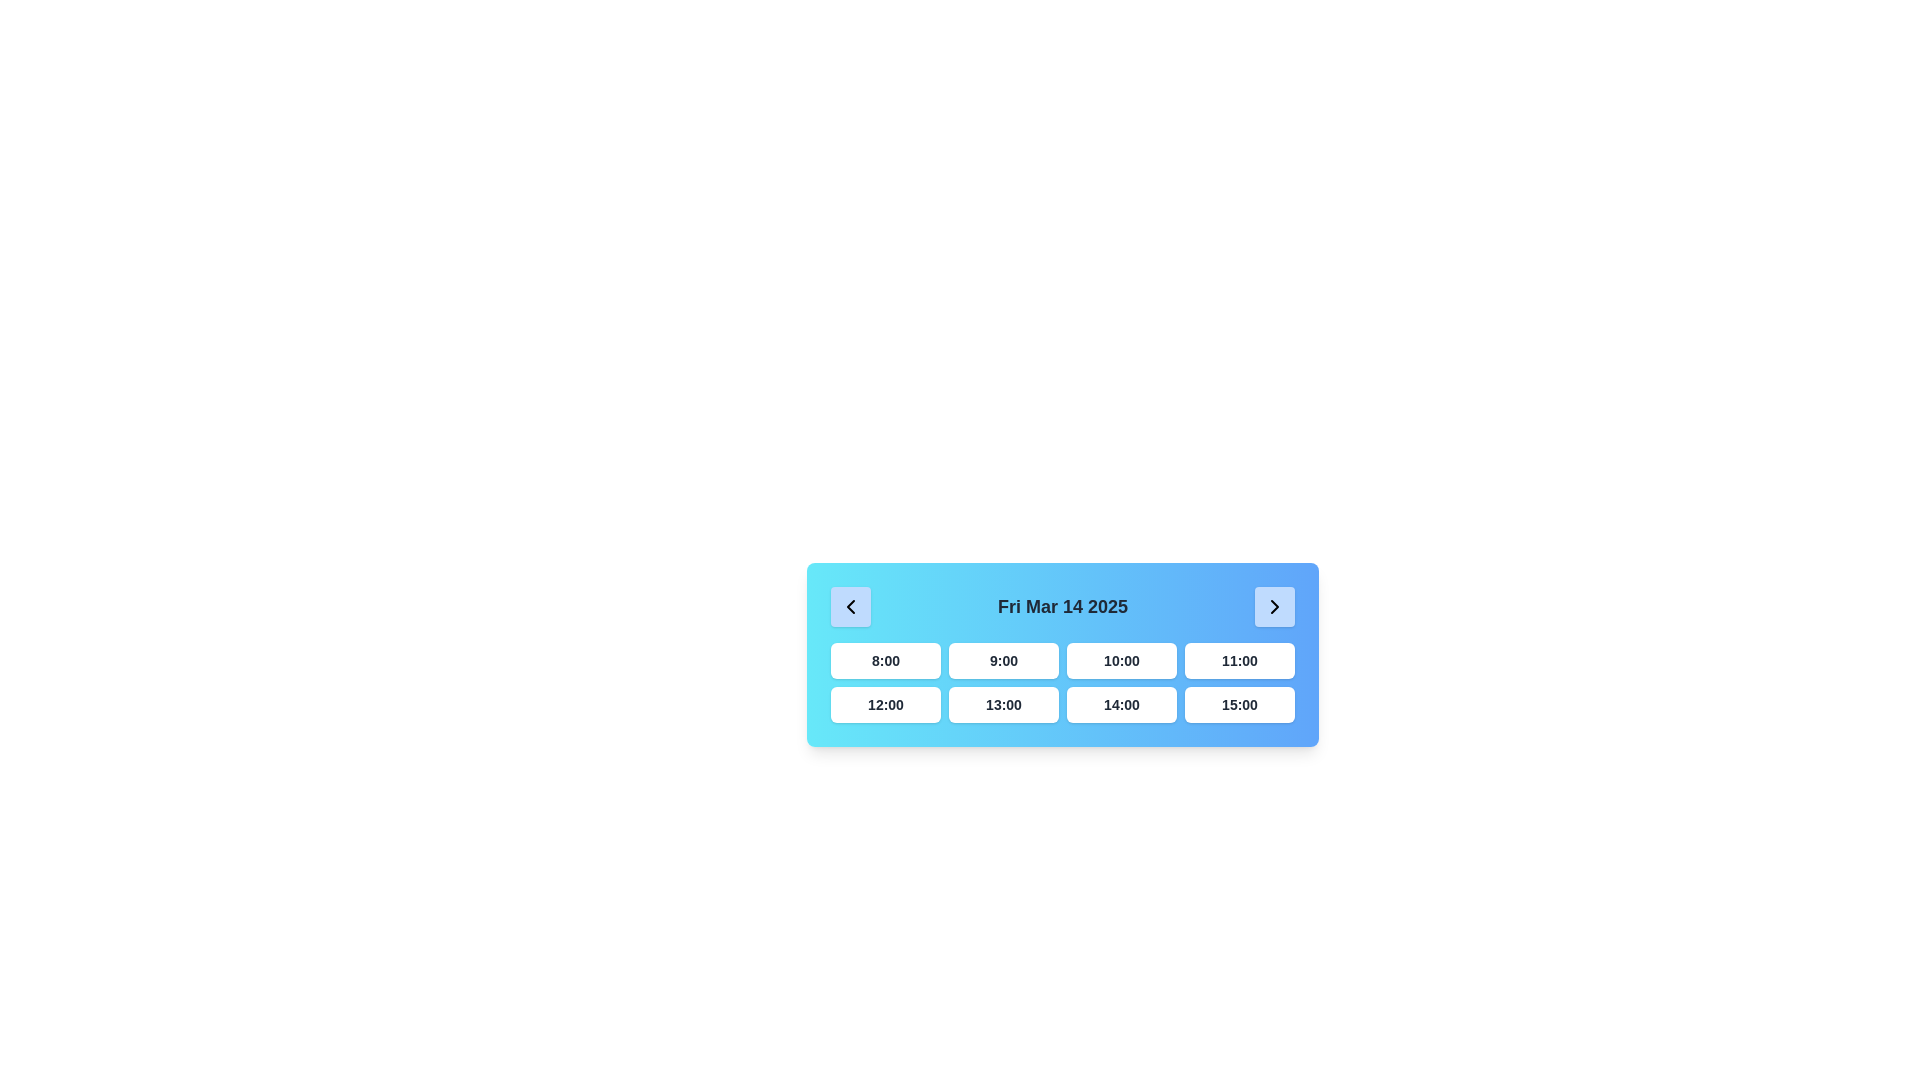 The width and height of the screenshot is (1920, 1080). What do you see at coordinates (1003, 660) in the screenshot?
I see `the second button in the first row of a 4x2 grid layout` at bounding box center [1003, 660].